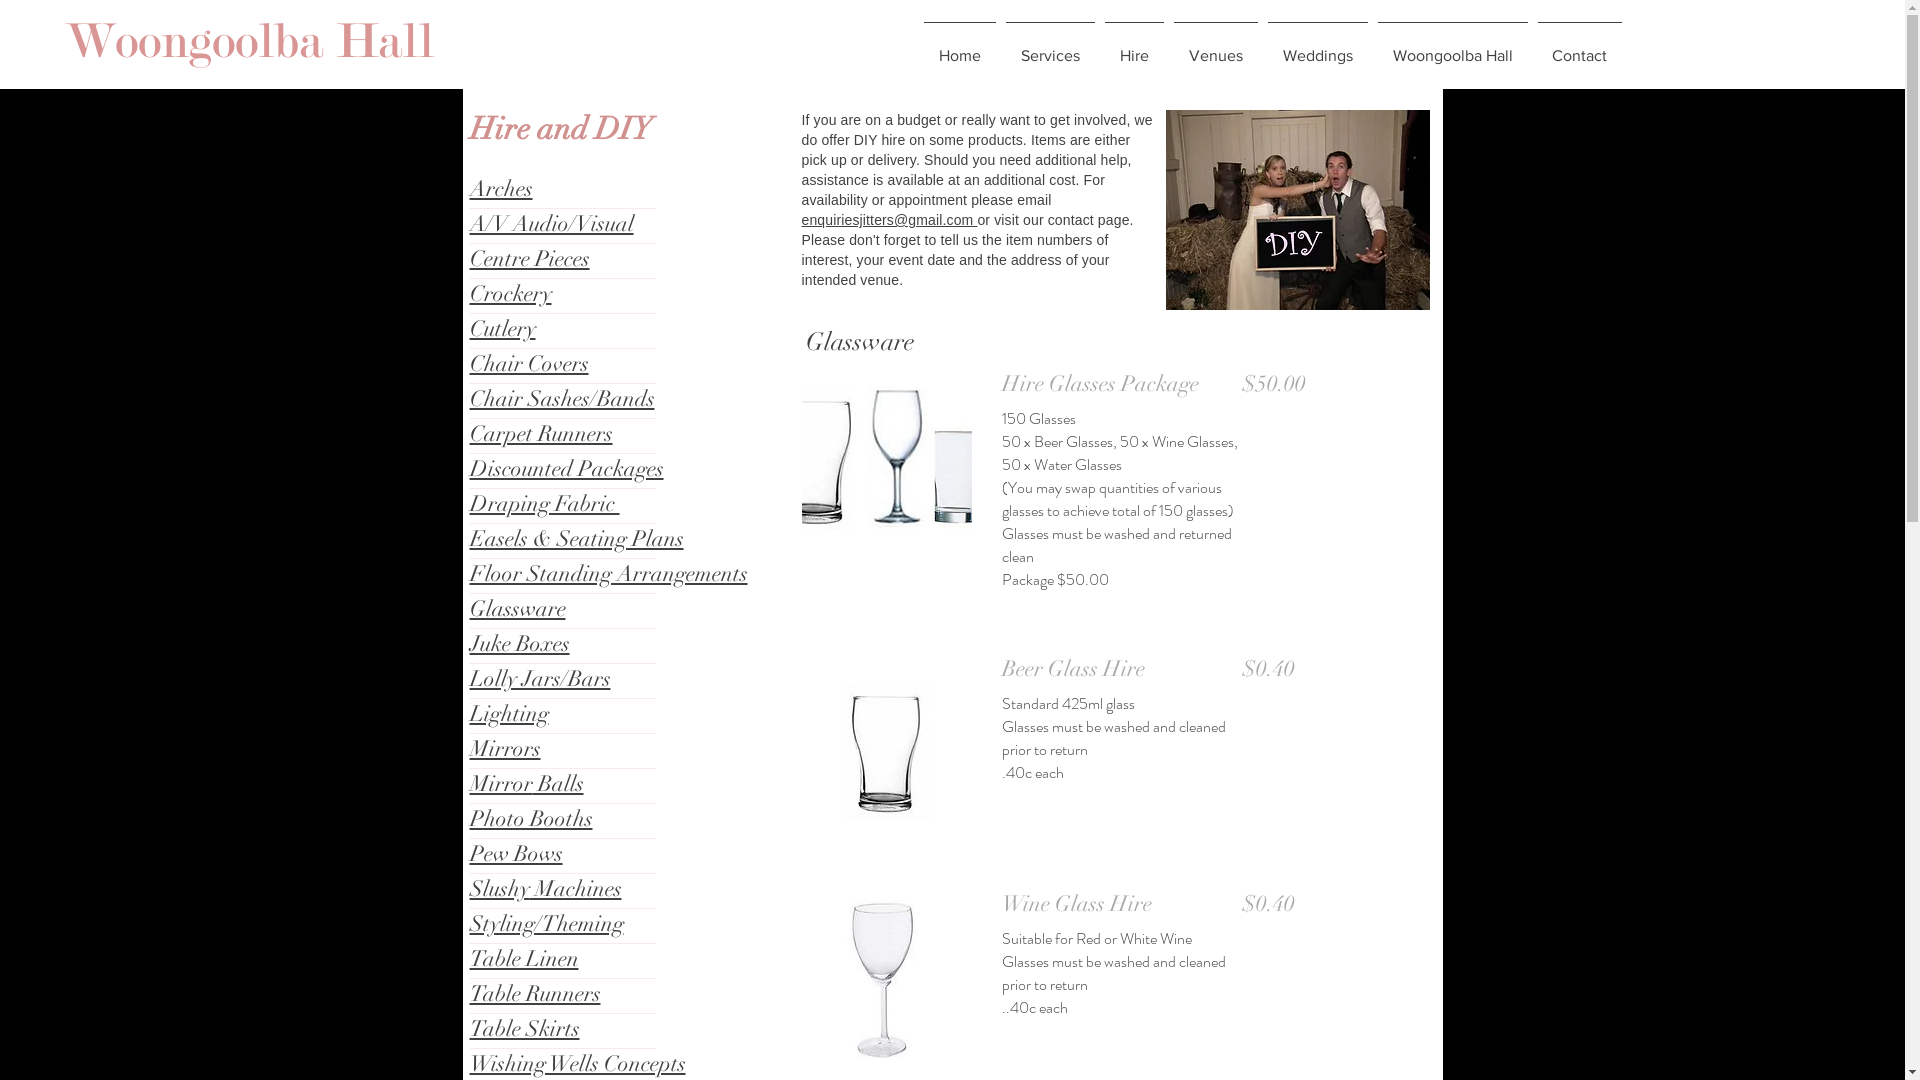 This screenshot has height=1080, width=1920. I want to click on 'Centre Pieces', so click(529, 257).